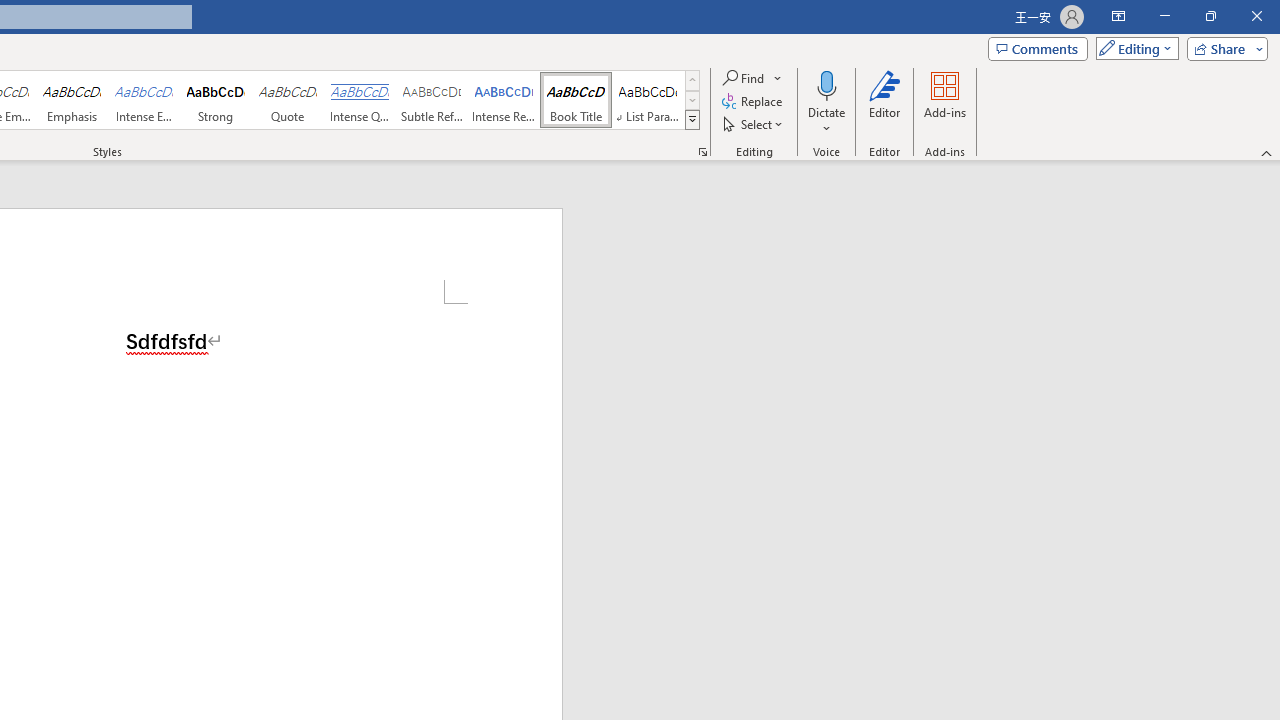 The width and height of the screenshot is (1280, 720). I want to click on 'Dictate', so click(826, 84).